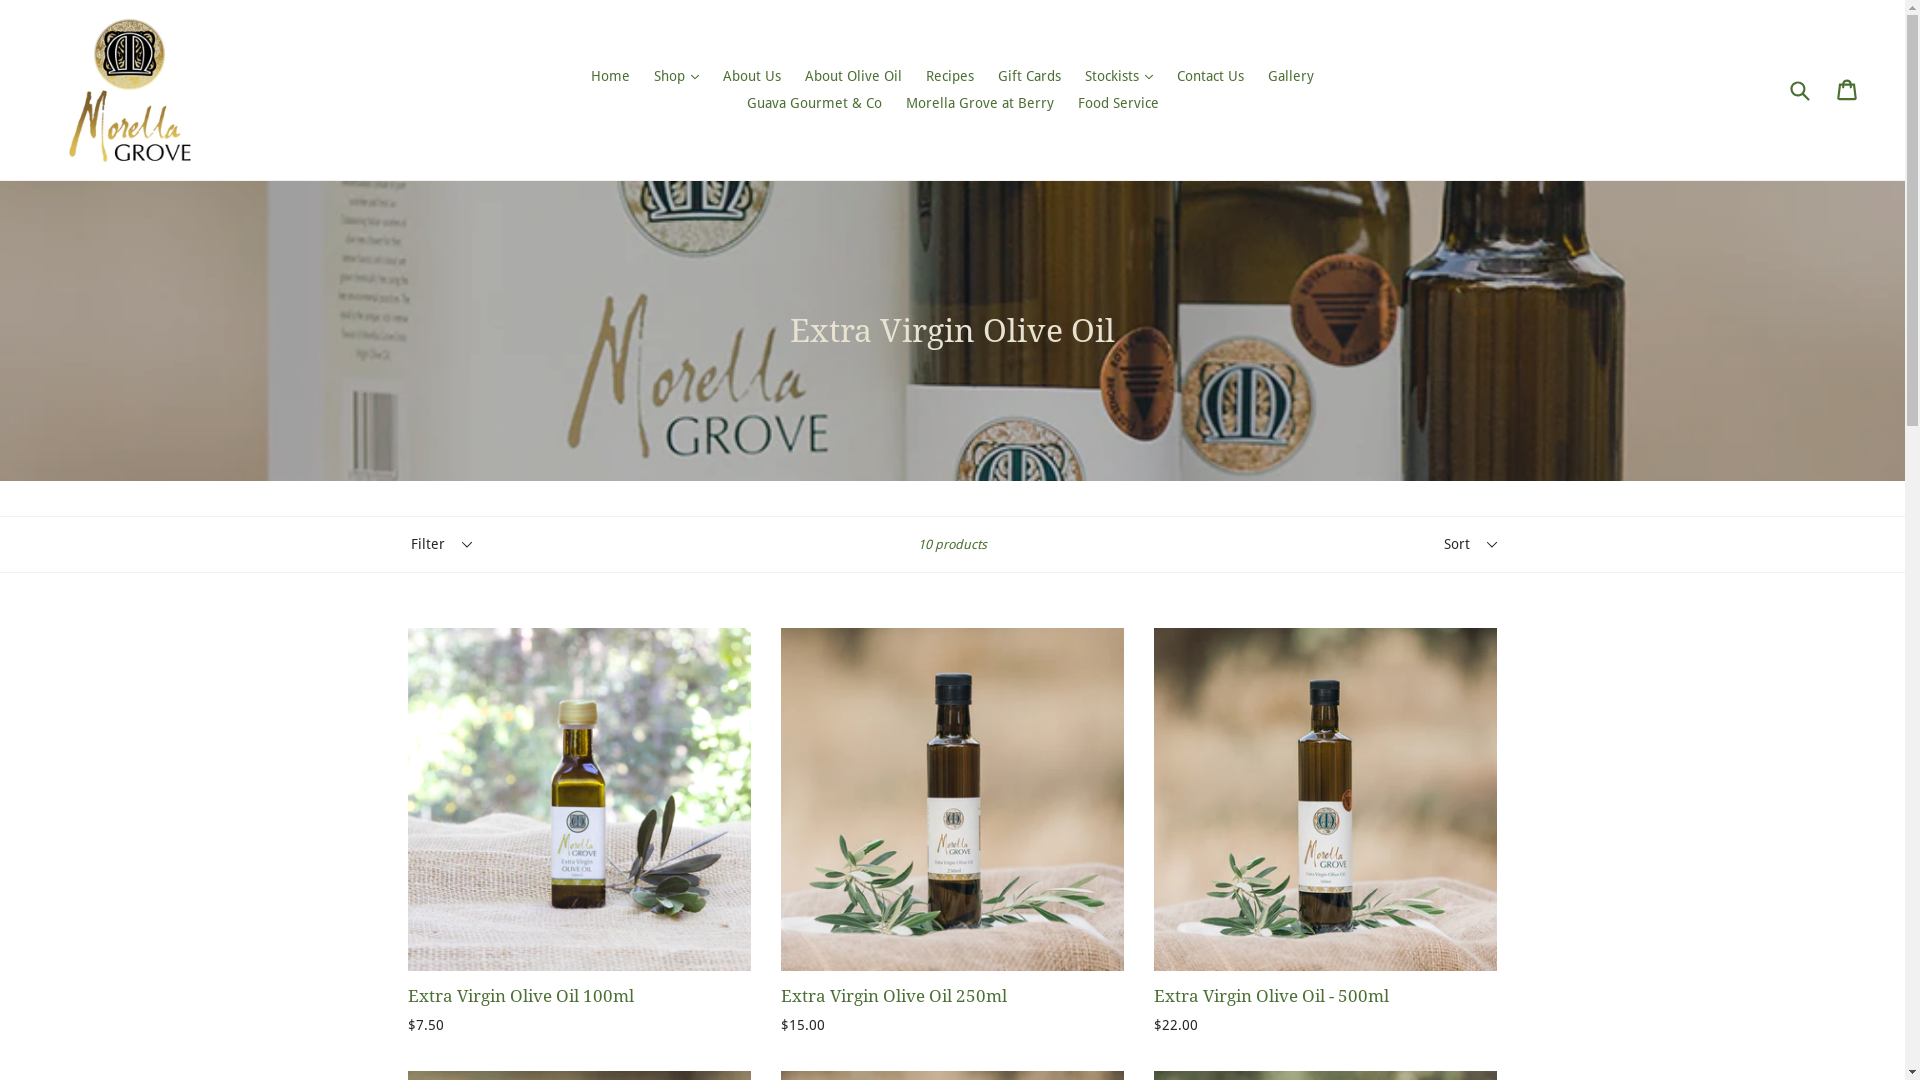 This screenshot has height=1080, width=1920. What do you see at coordinates (1256, 75) in the screenshot?
I see `'Gallery'` at bounding box center [1256, 75].